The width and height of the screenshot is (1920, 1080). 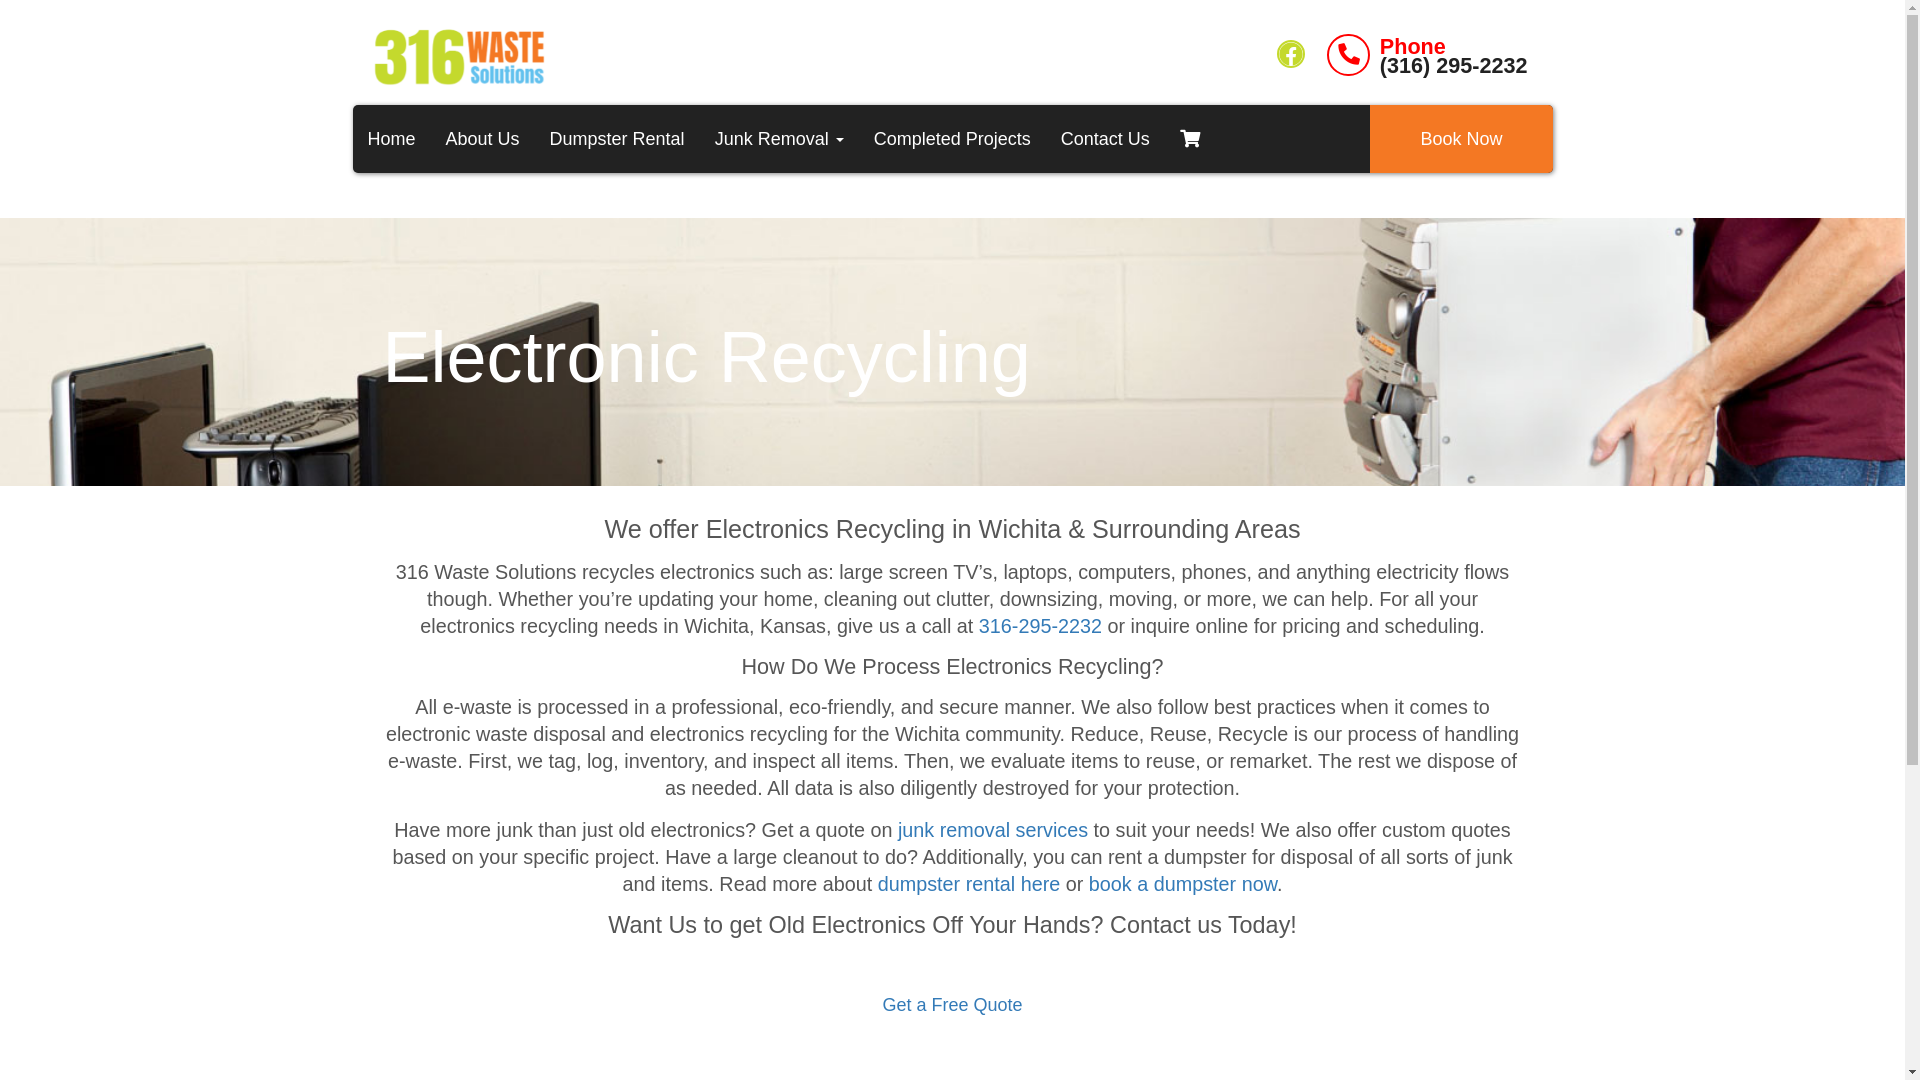 I want to click on 'Completed Projects', so click(x=951, y=137).